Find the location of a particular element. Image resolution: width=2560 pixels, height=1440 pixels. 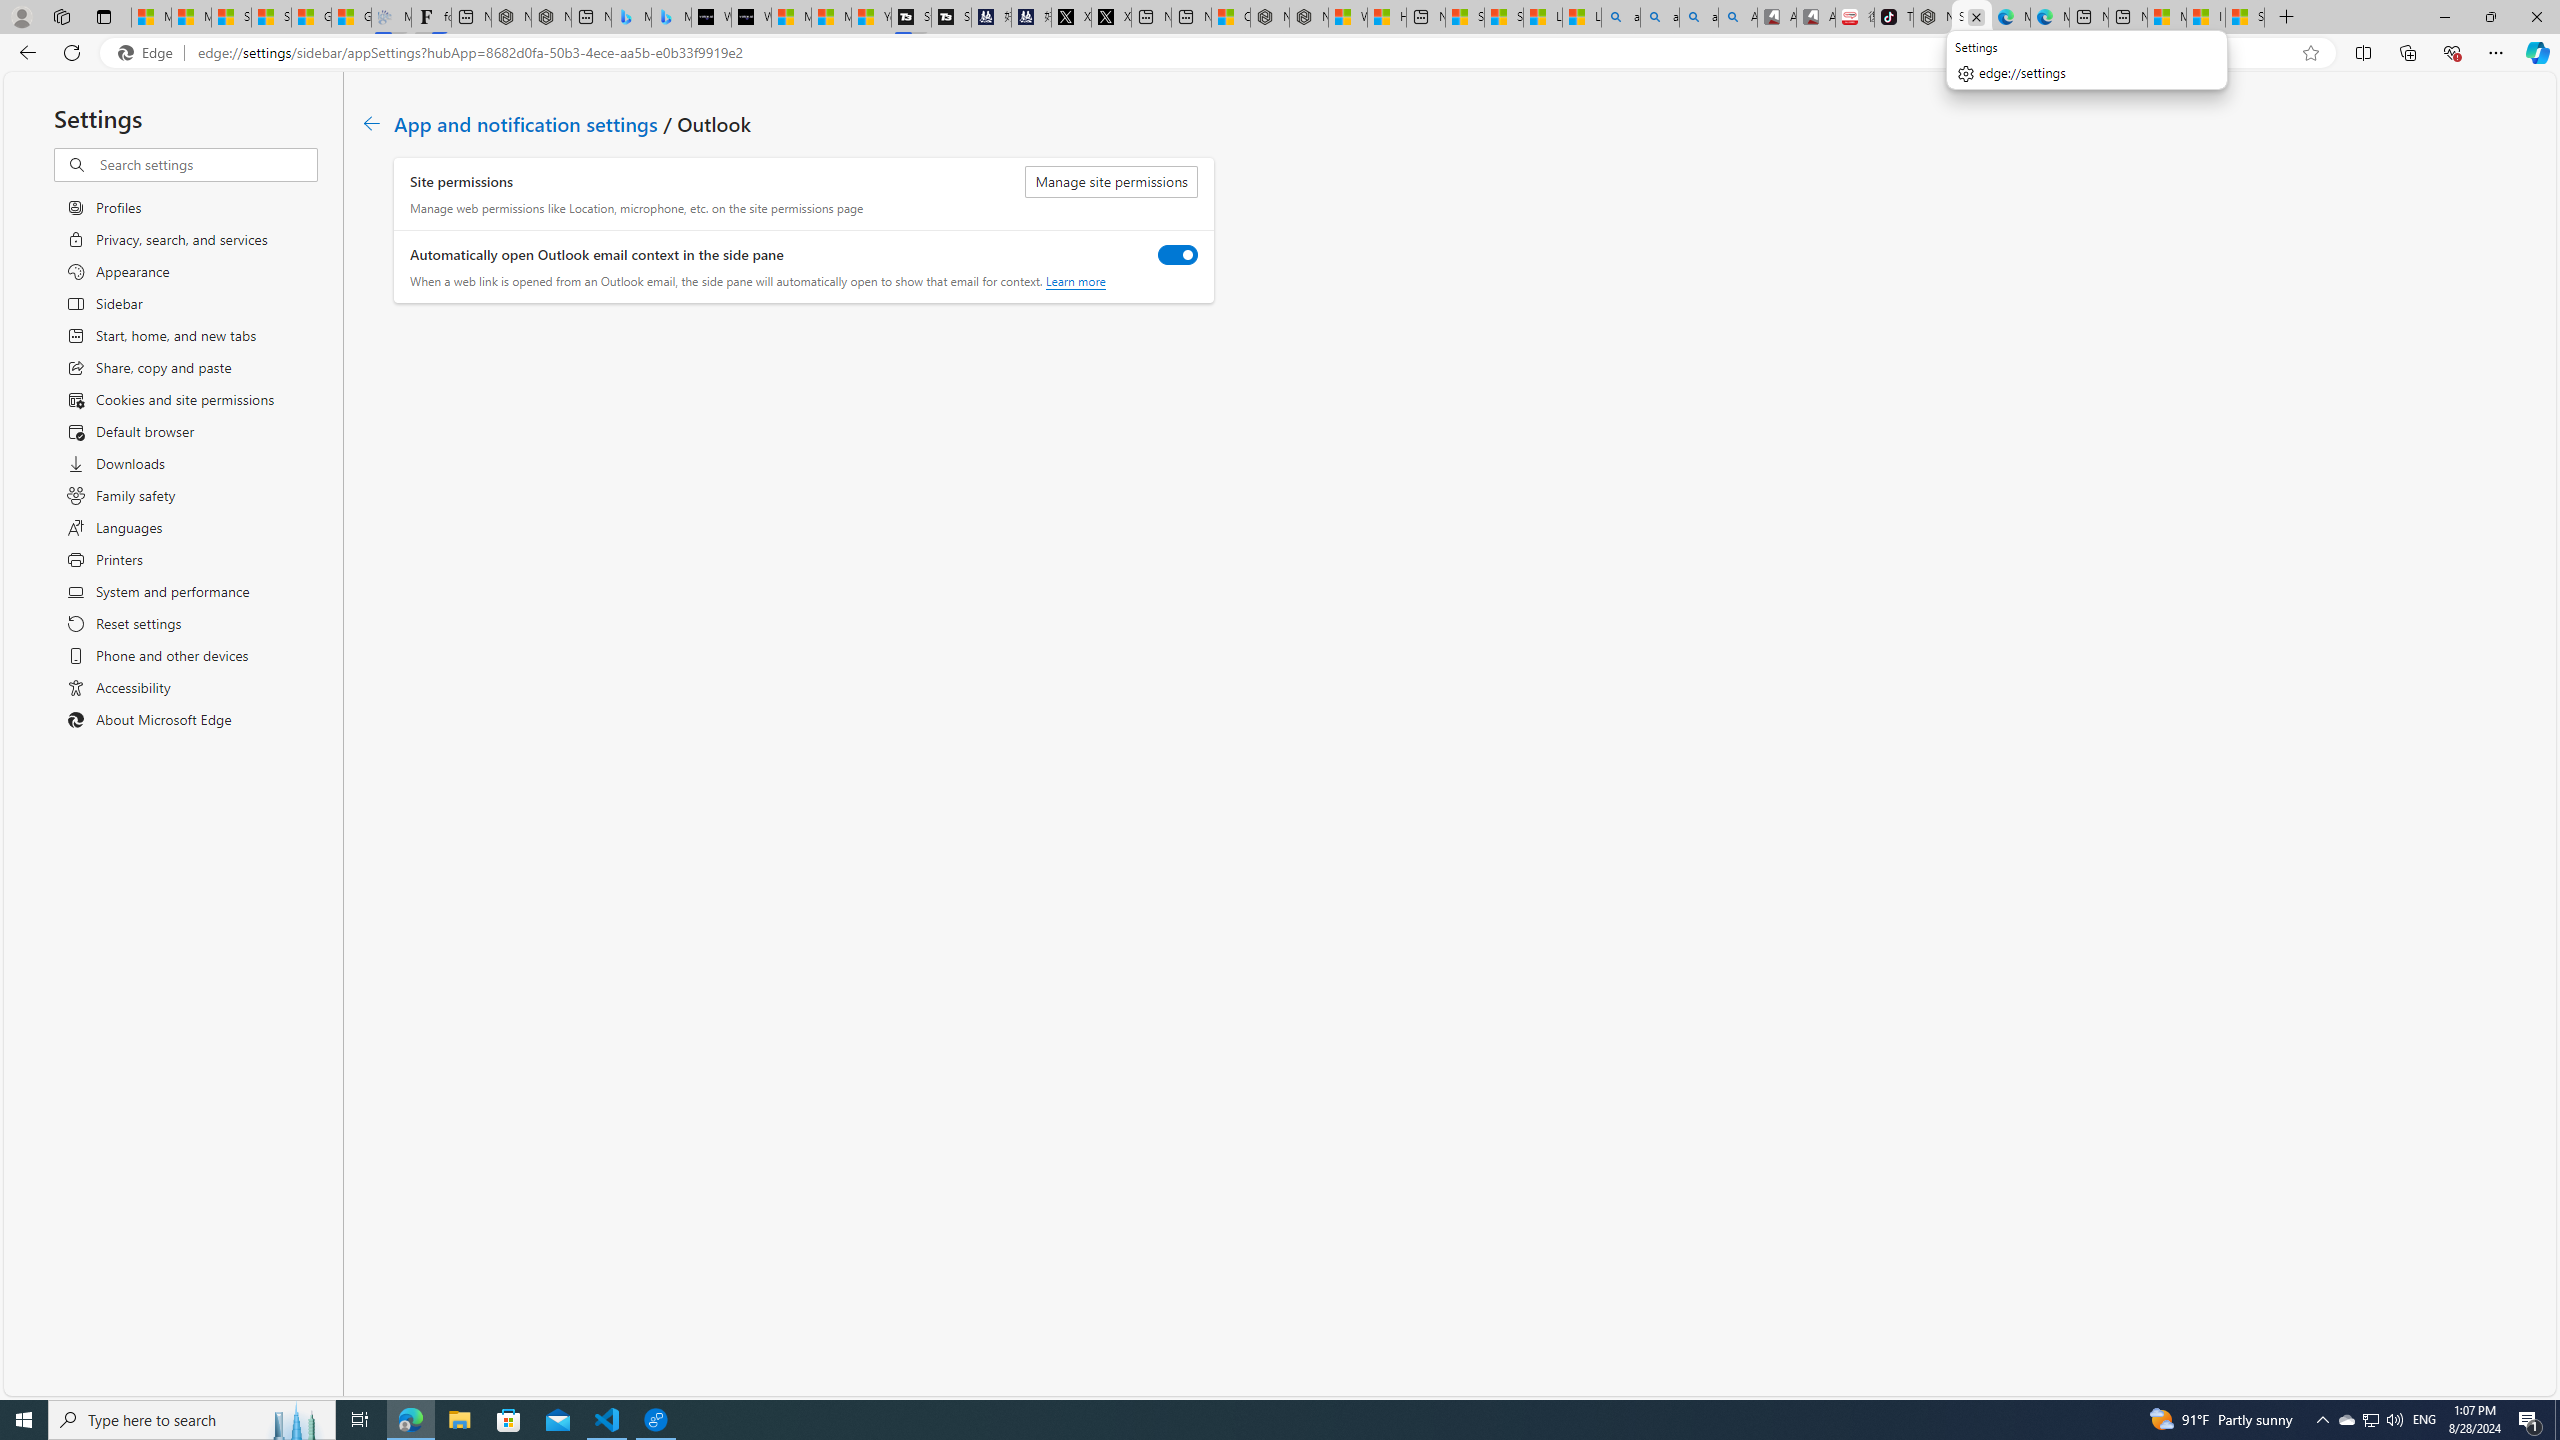

'App and notification settings' is located at coordinates (525, 122).